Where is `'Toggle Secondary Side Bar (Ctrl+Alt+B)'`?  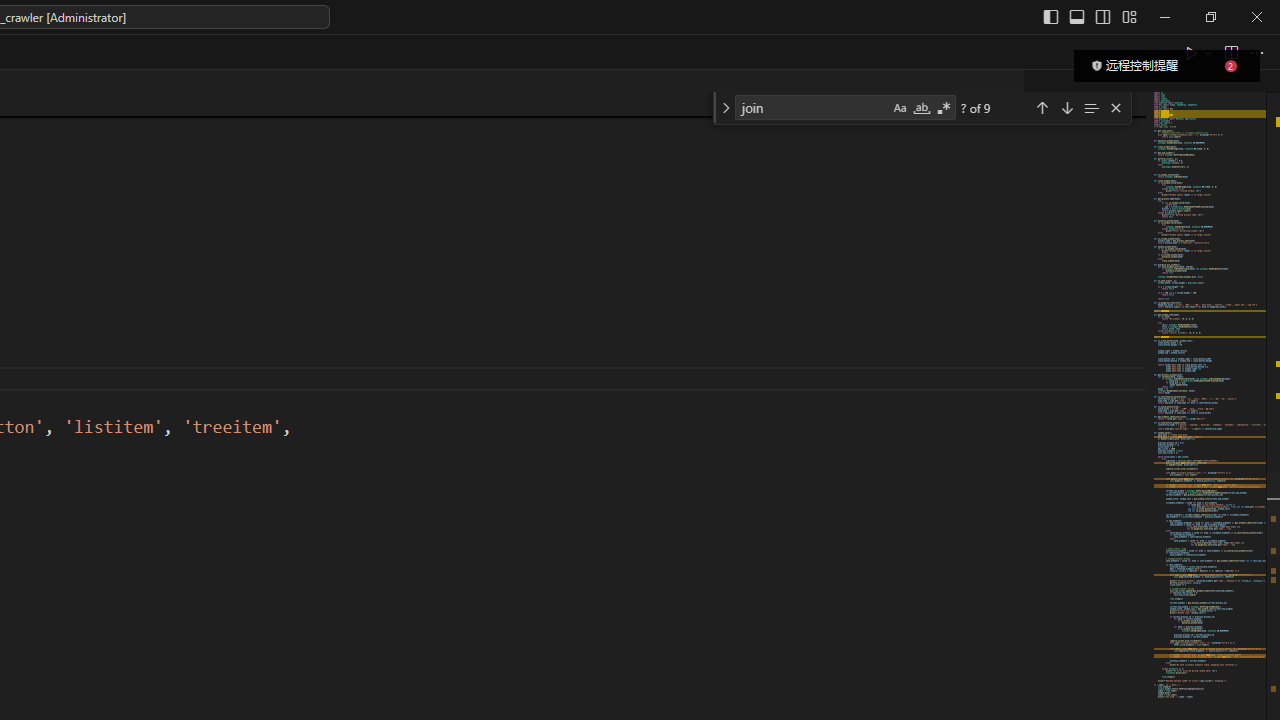
'Toggle Secondary Side Bar (Ctrl+Alt+B)' is located at coordinates (1101, 16).